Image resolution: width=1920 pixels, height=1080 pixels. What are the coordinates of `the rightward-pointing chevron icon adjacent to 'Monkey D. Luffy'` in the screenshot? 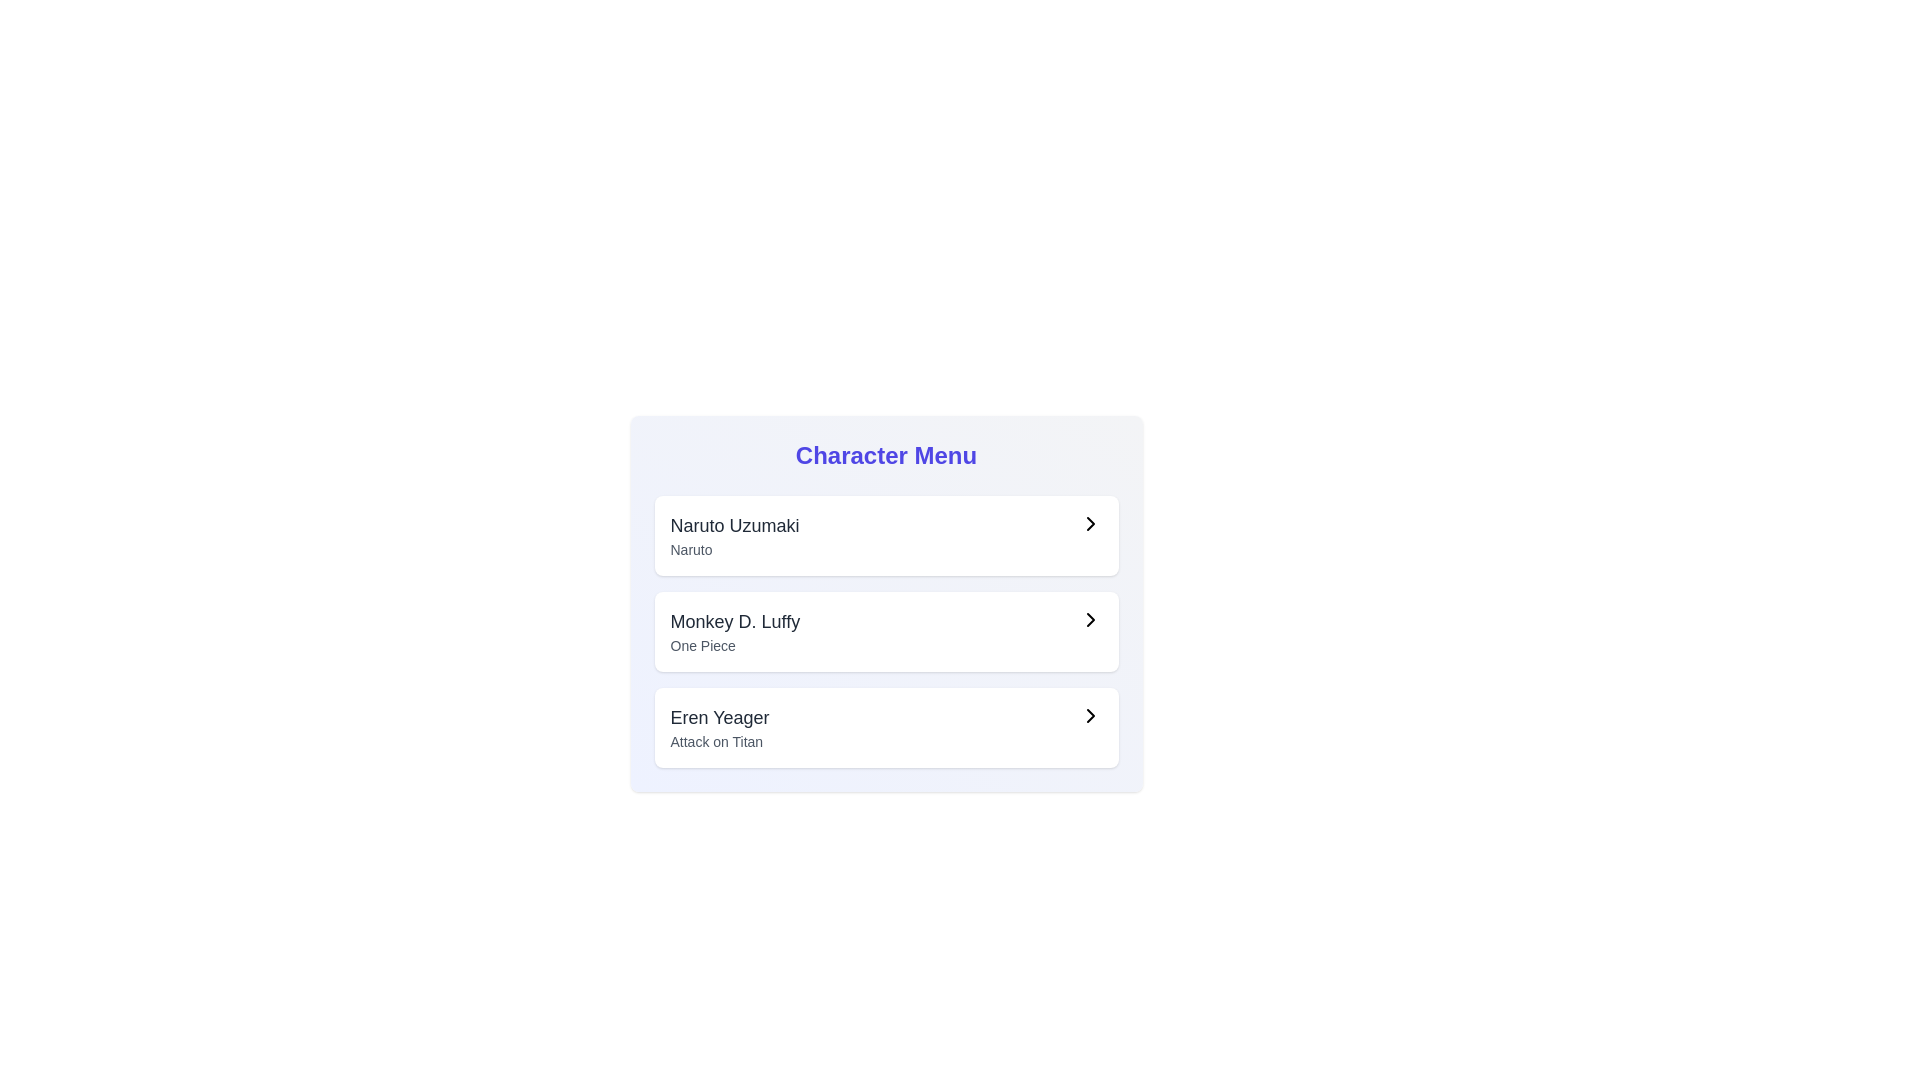 It's located at (1089, 619).